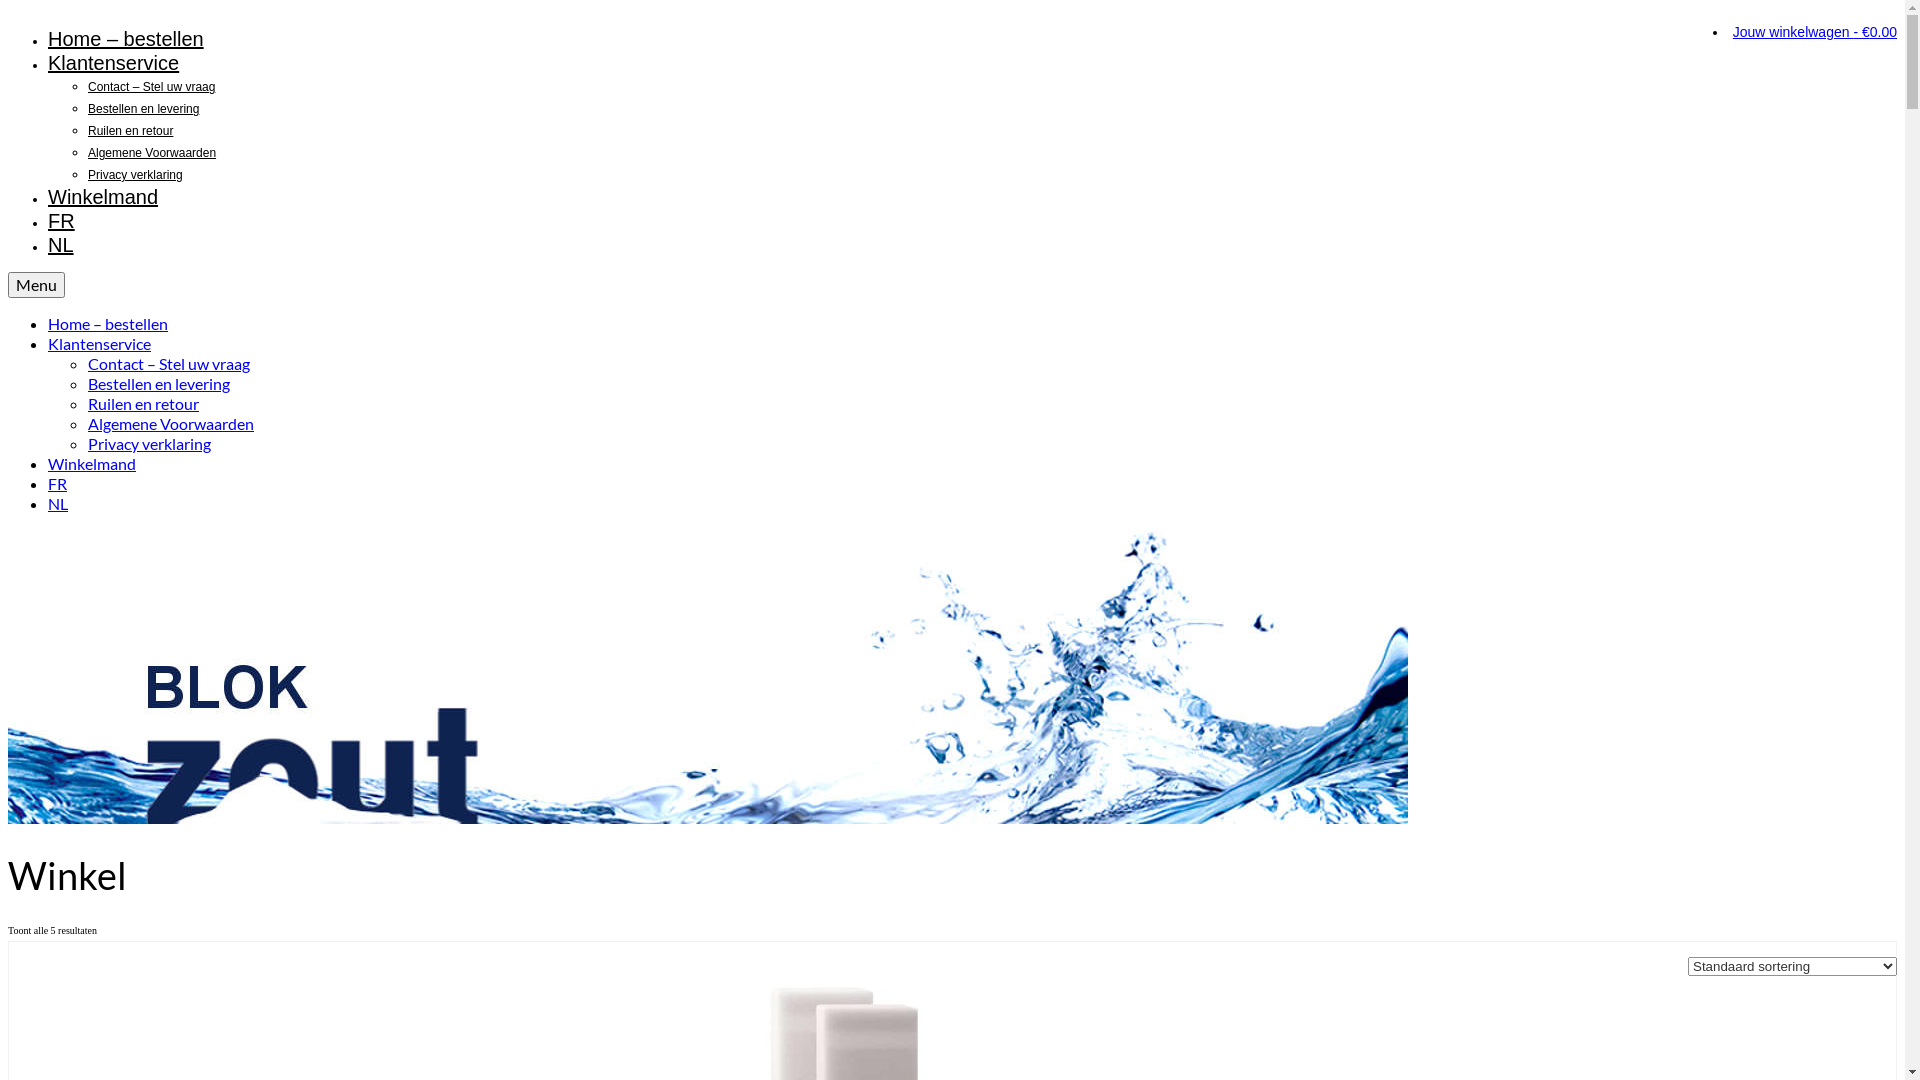 The width and height of the screenshot is (1920, 1080). What do you see at coordinates (148, 442) in the screenshot?
I see `'Privacy verklaring'` at bounding box center [148, 442].